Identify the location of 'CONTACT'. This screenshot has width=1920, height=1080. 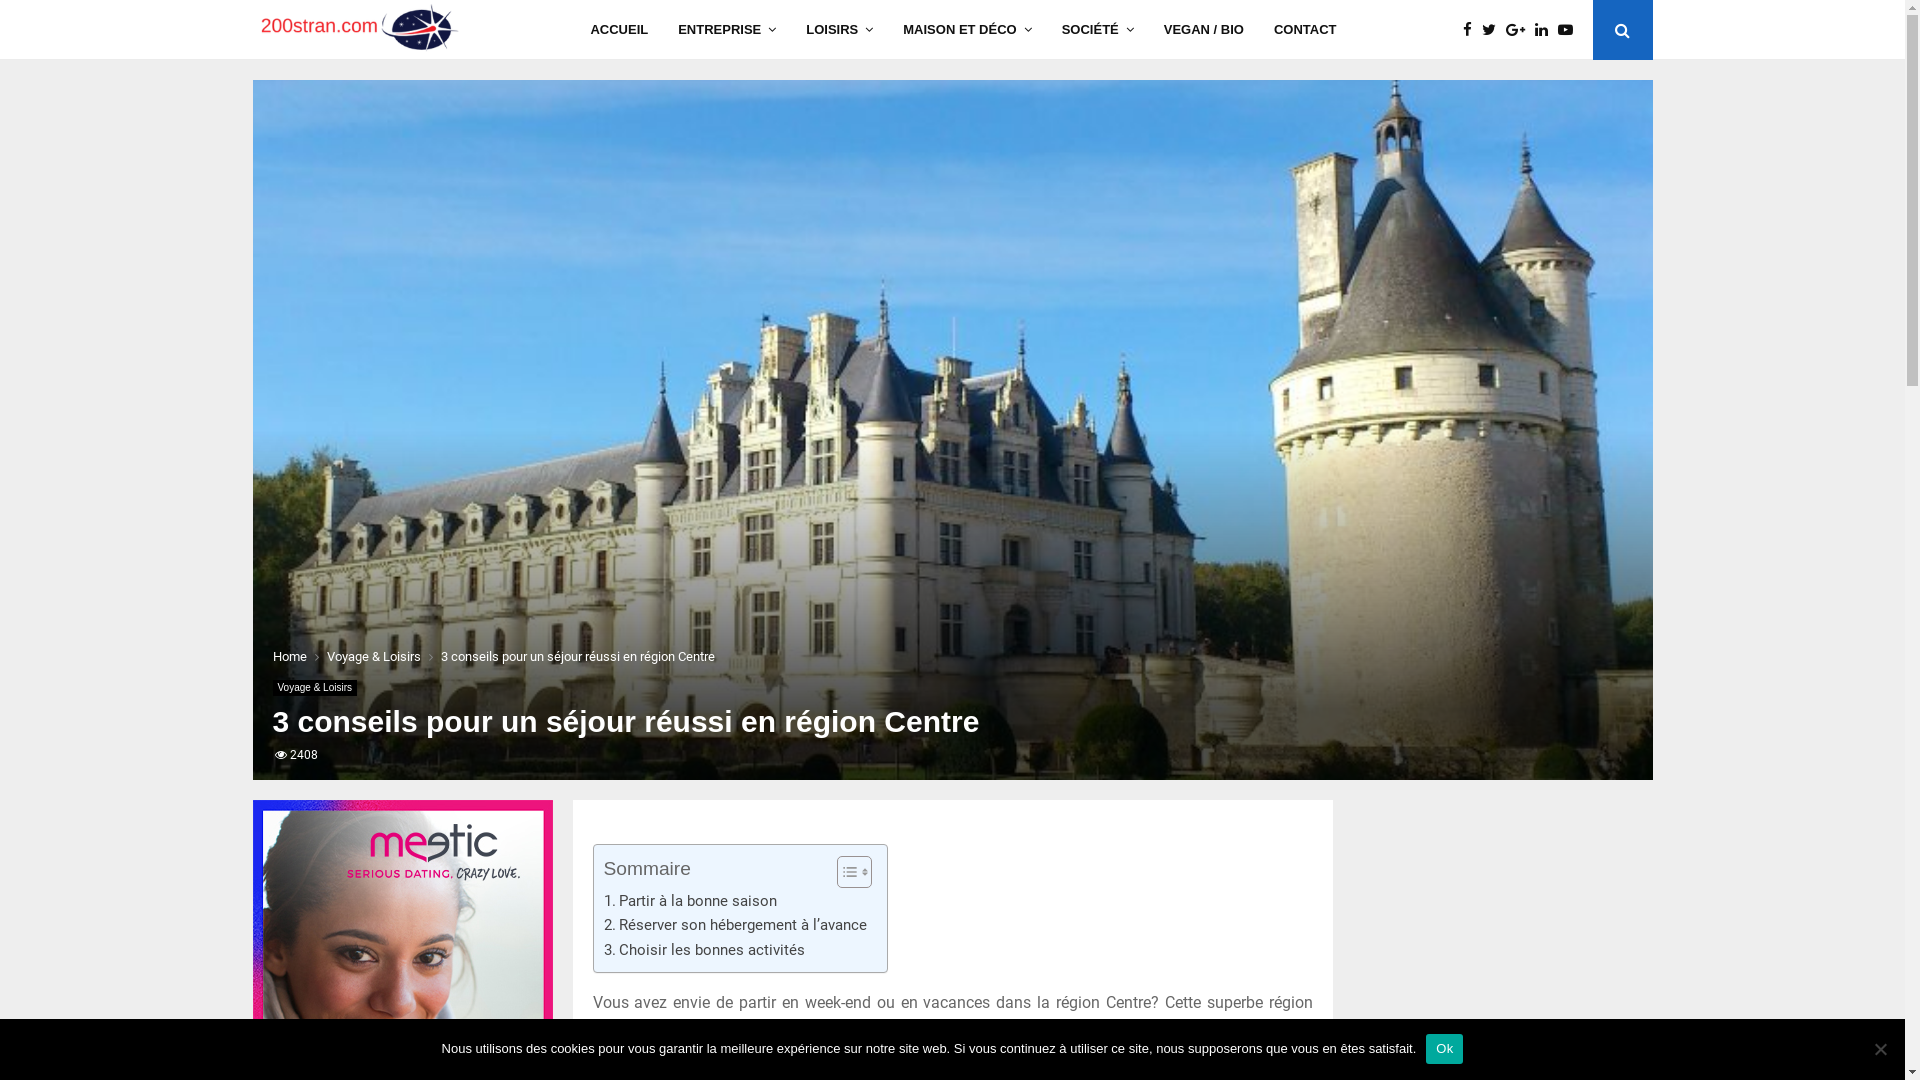
(1305, 30).